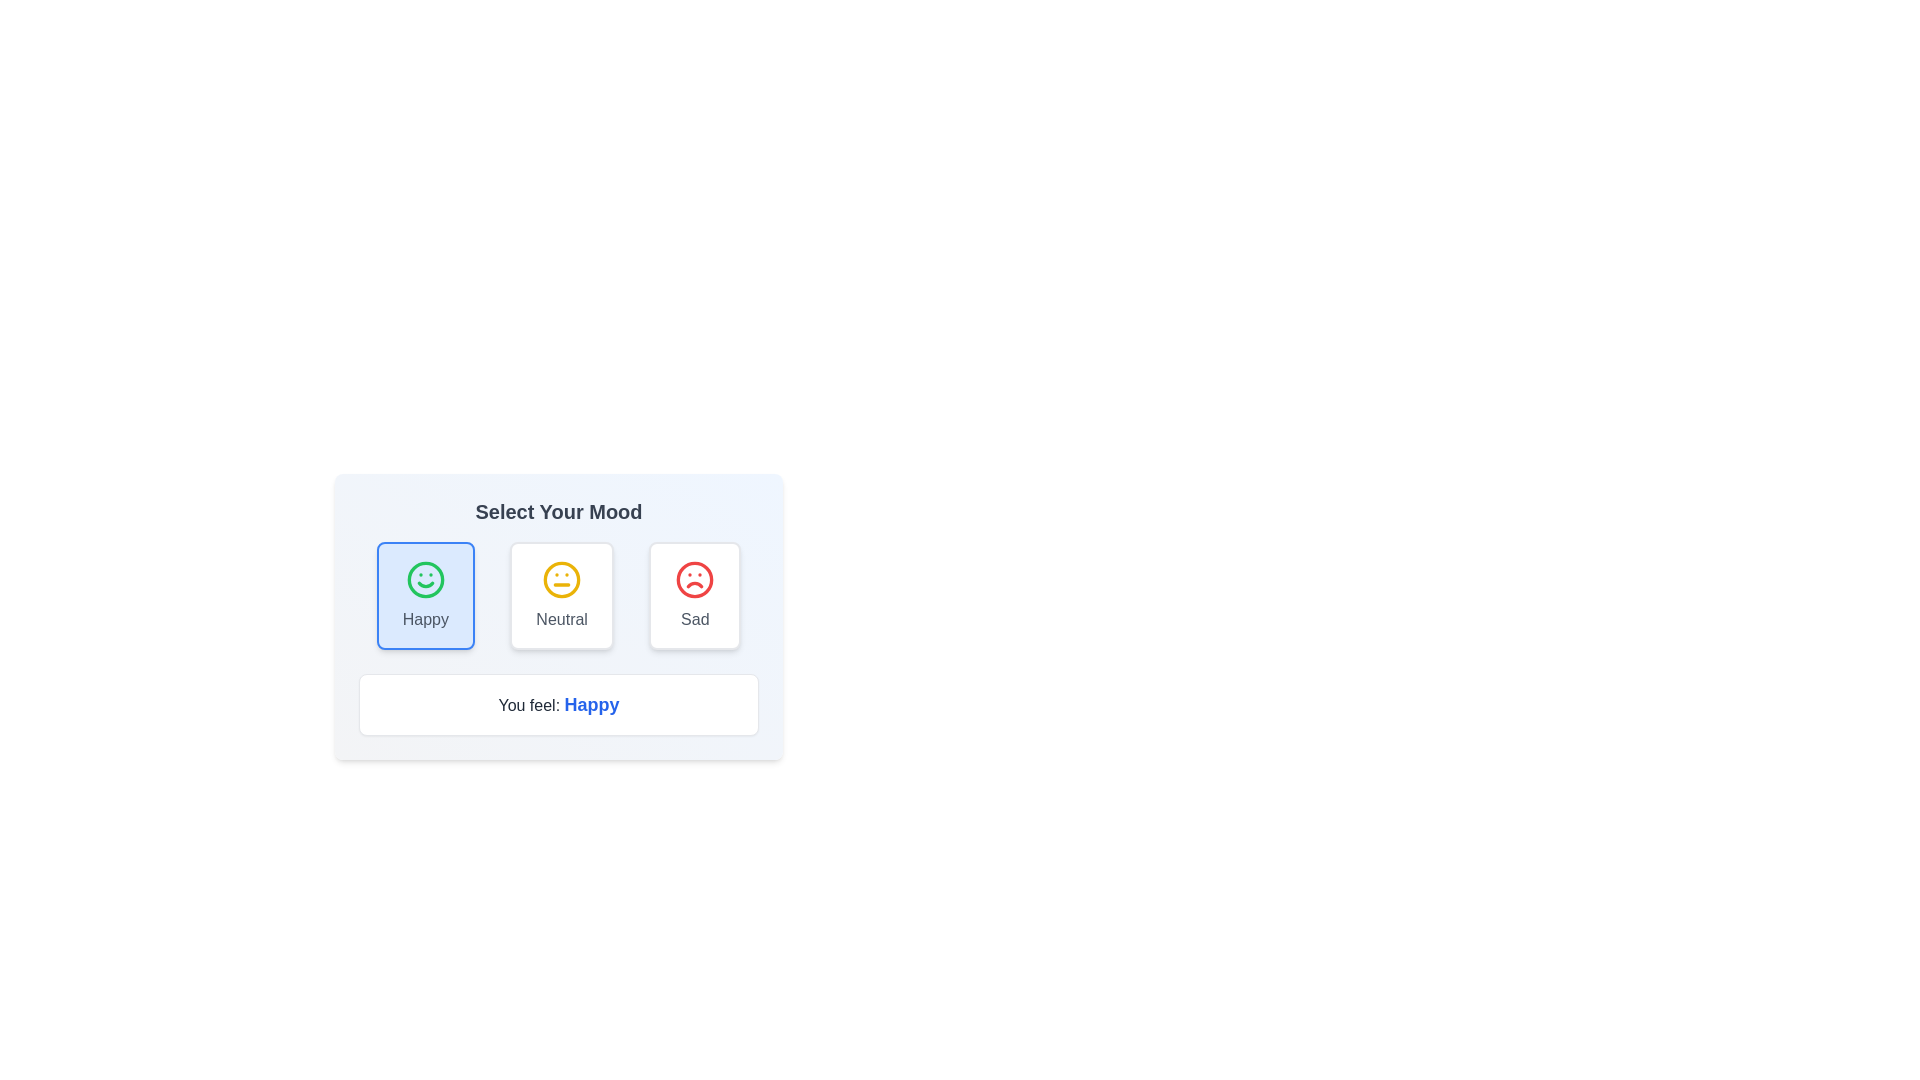  What do you see at coordinates (424, 595) in the screenshot?
I see `the 'Happy' mood selection button, which is the leftmost among three mood selection boxes` at bounding box center [424, 595].